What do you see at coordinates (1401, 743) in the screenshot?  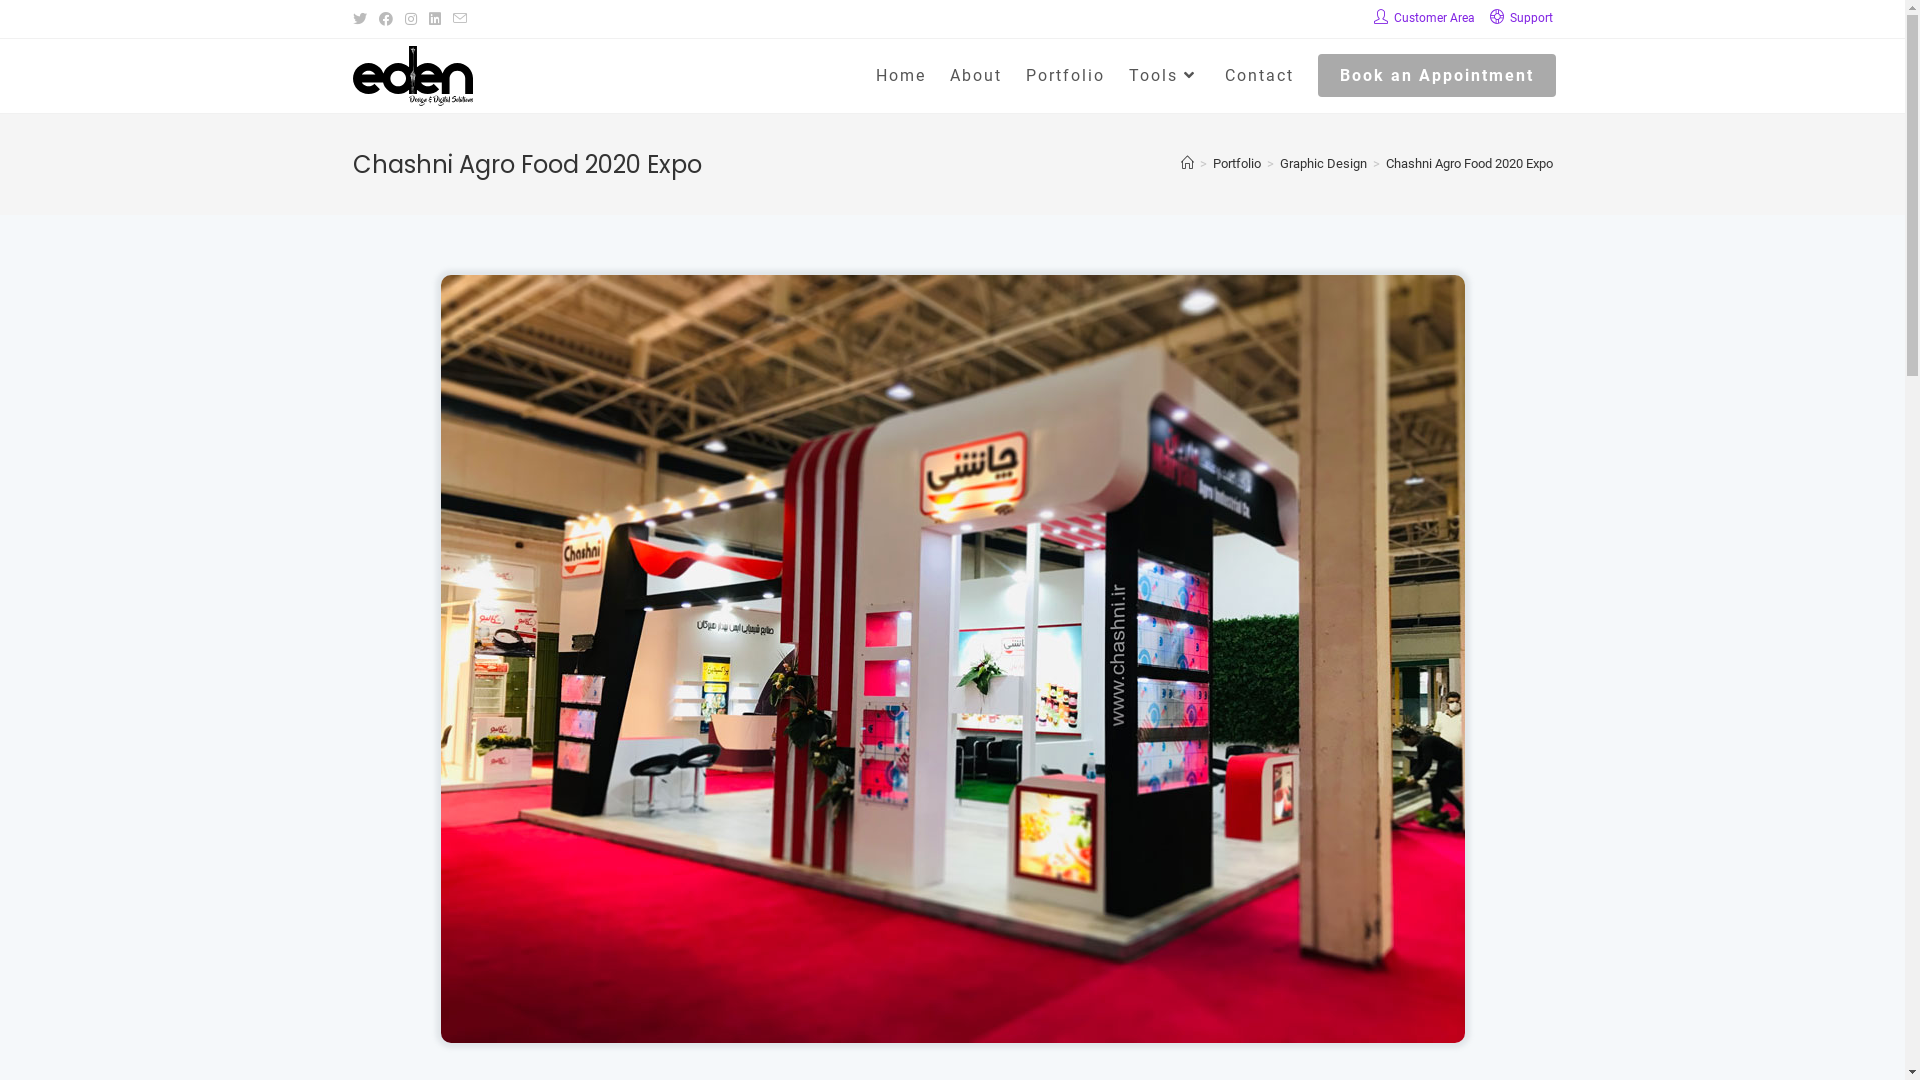 I see `'Envelope Print'` at bounding box center [1401, 743].